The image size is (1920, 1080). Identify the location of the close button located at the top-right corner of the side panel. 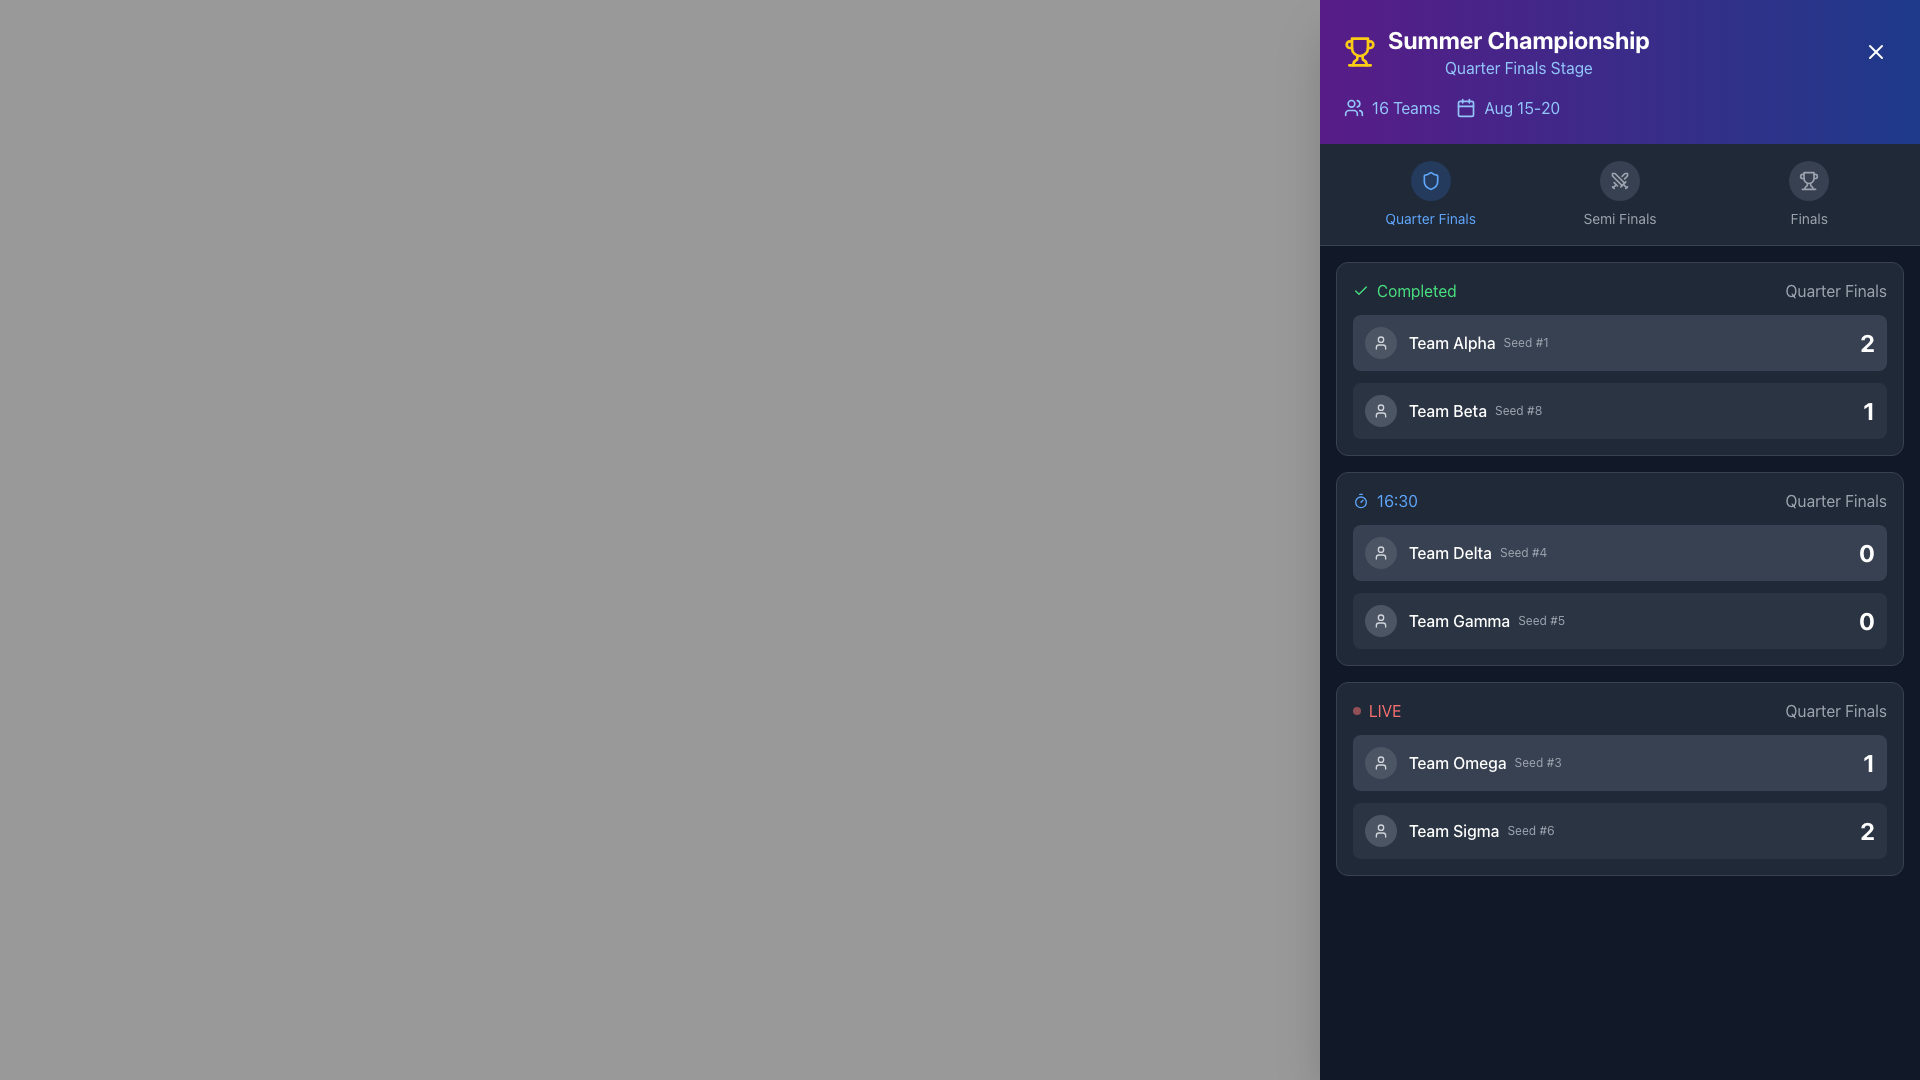
(1875, 50).